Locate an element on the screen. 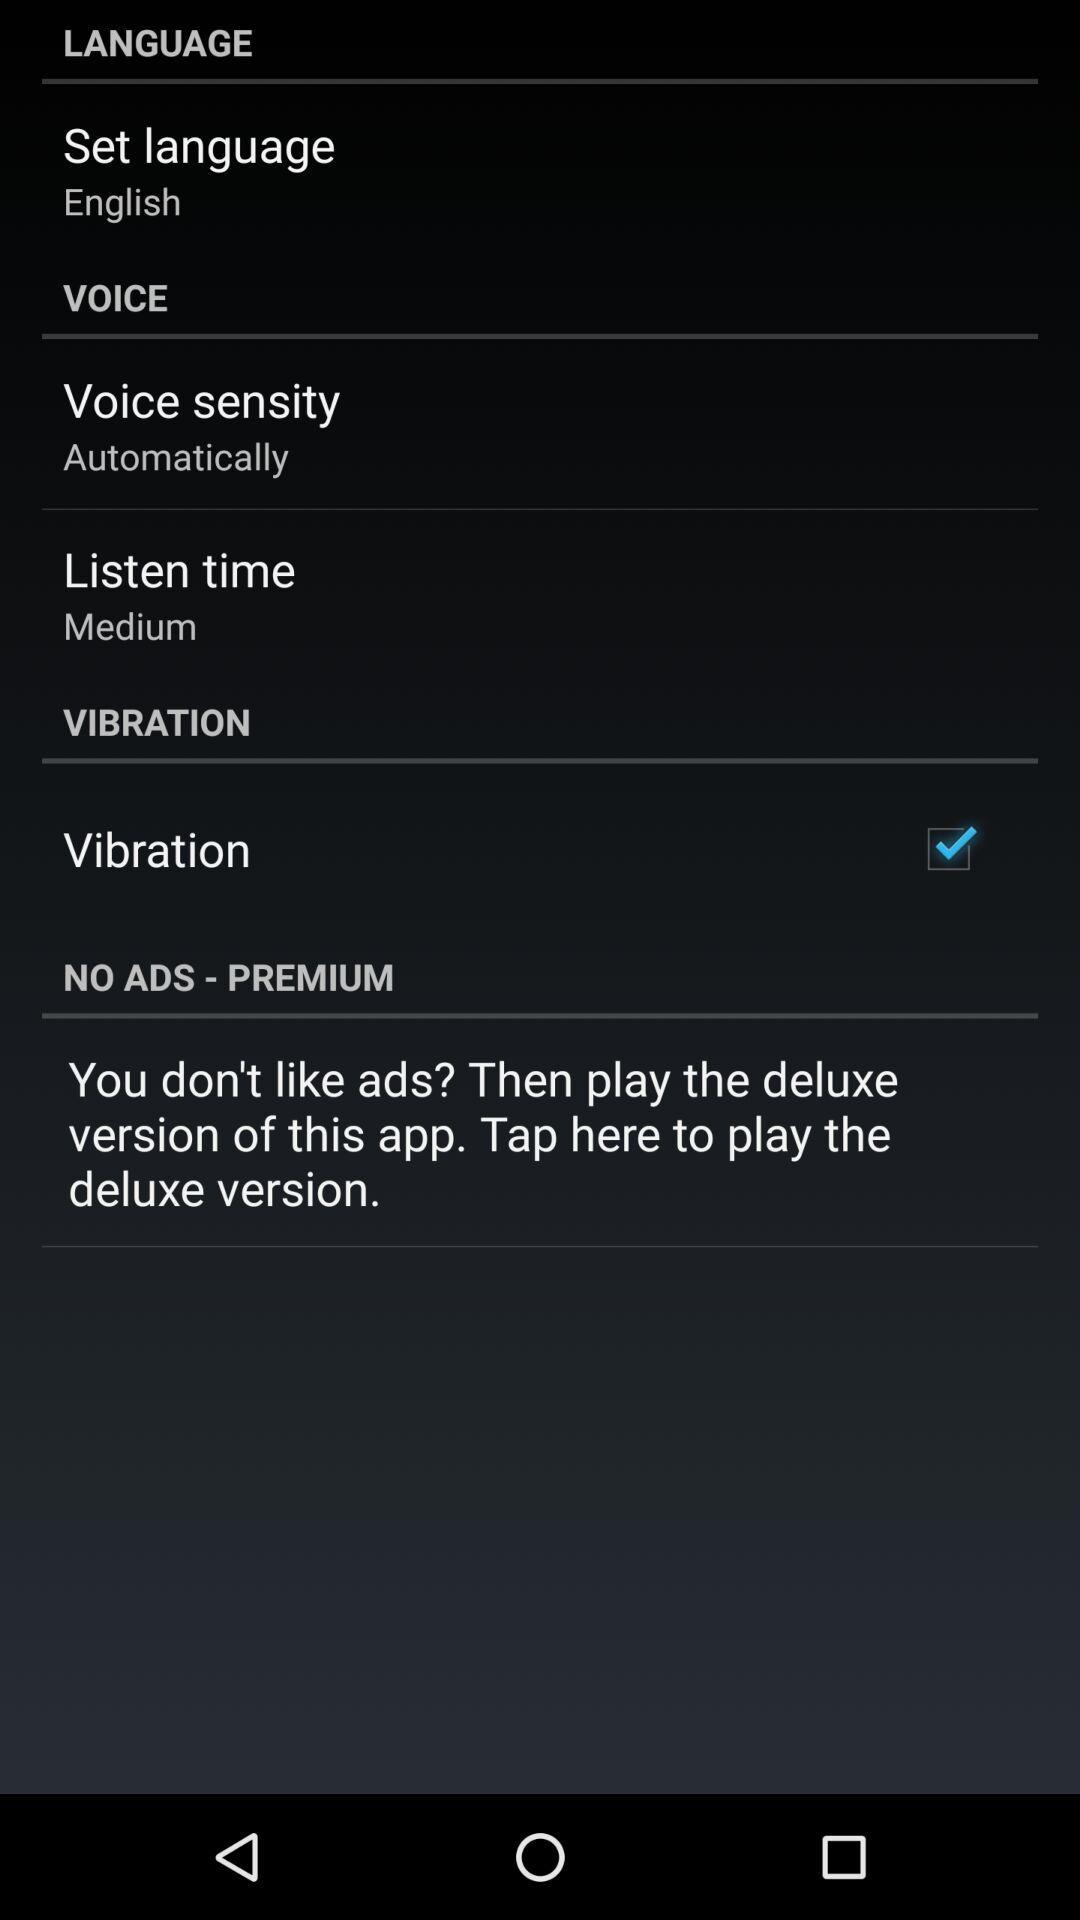 The height and width of the screenshot is (1920, 1080). the voice sensity item is located at coordinates (201, 399).